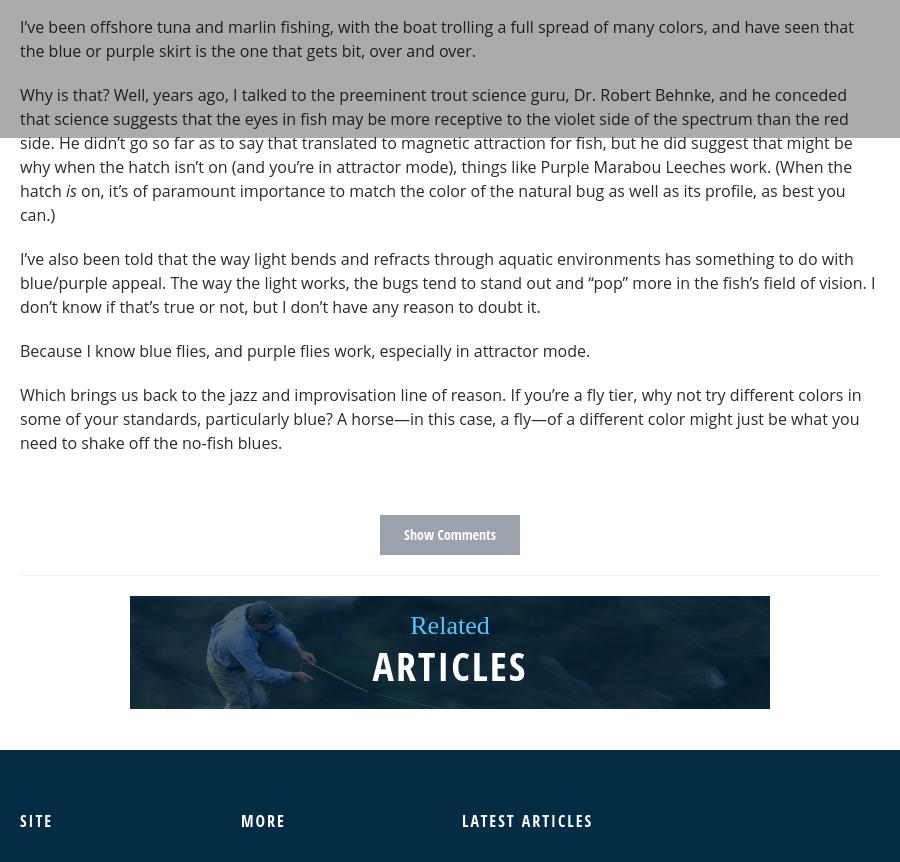 The height and width of the screenshot is (862, 900). I want to click on 'Related', so click(449, 625).